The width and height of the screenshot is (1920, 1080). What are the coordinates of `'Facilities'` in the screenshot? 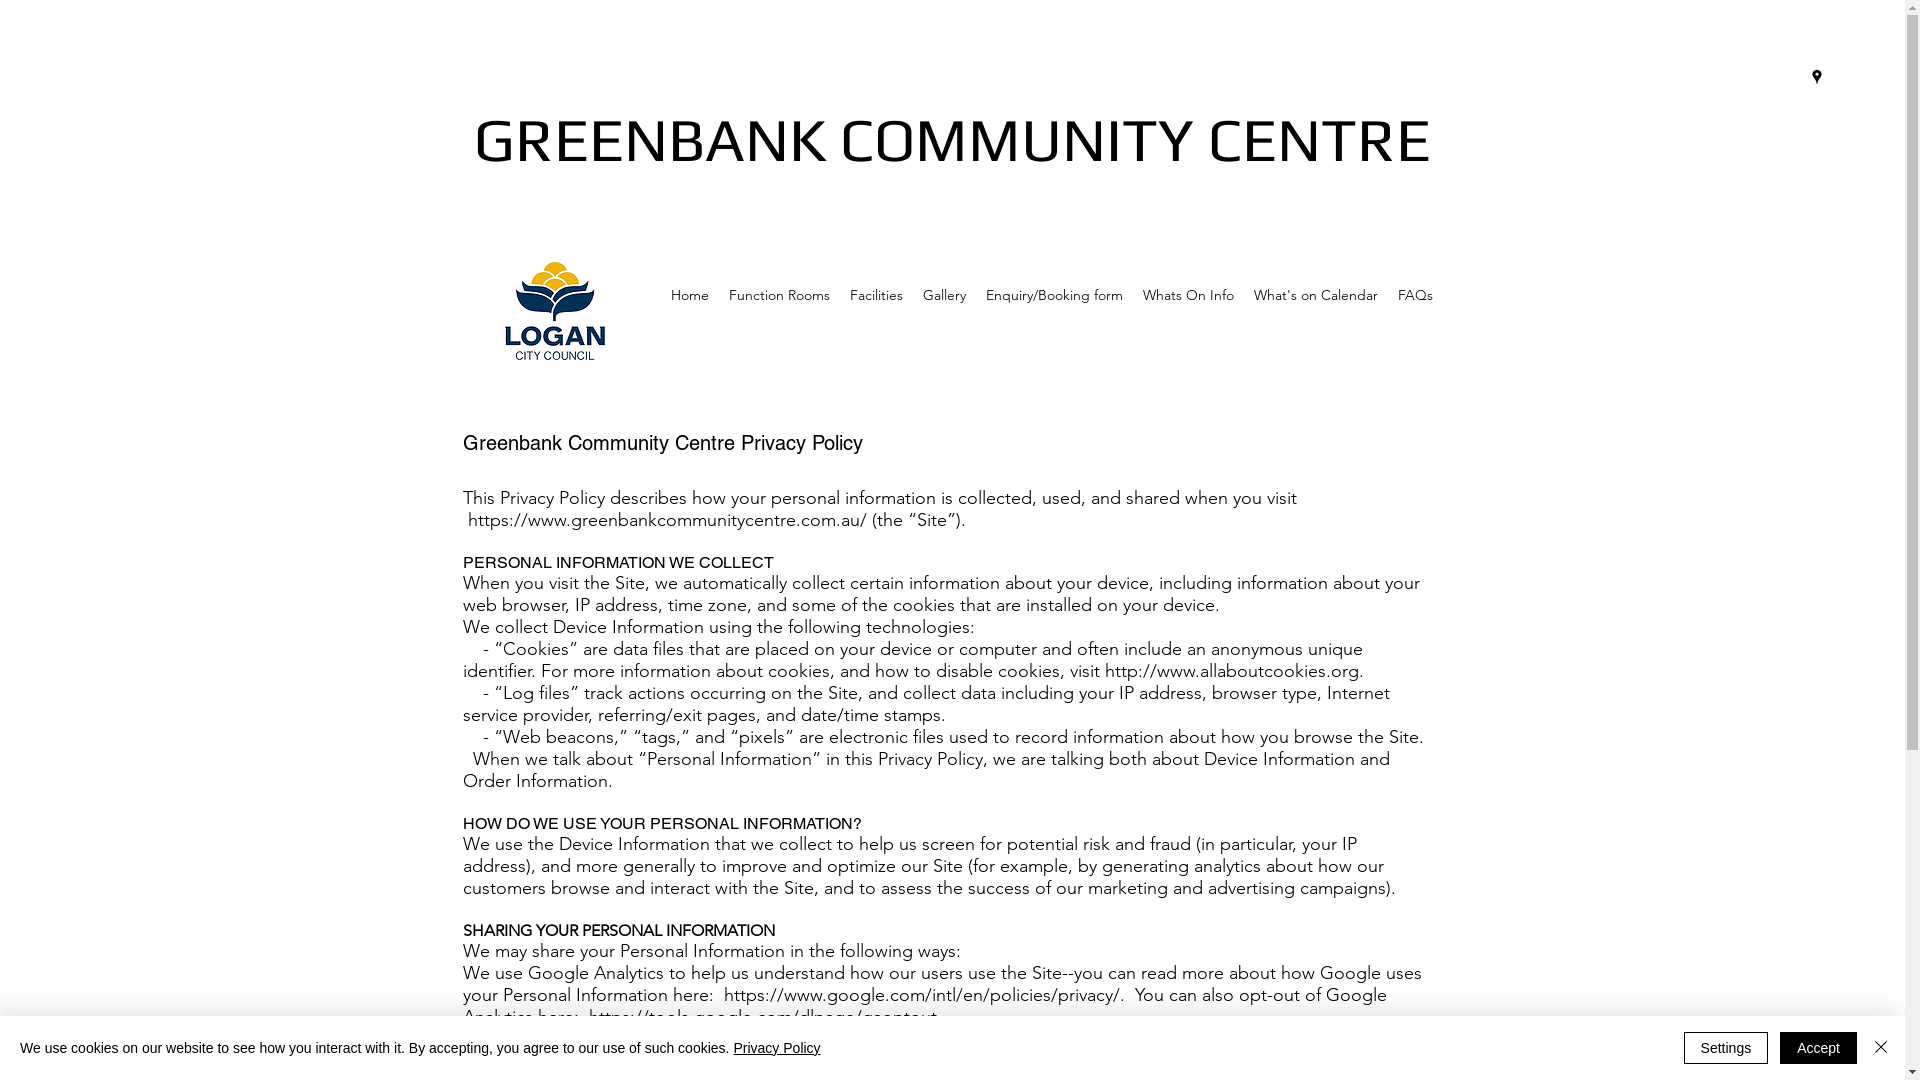 It's located at (876, 294).